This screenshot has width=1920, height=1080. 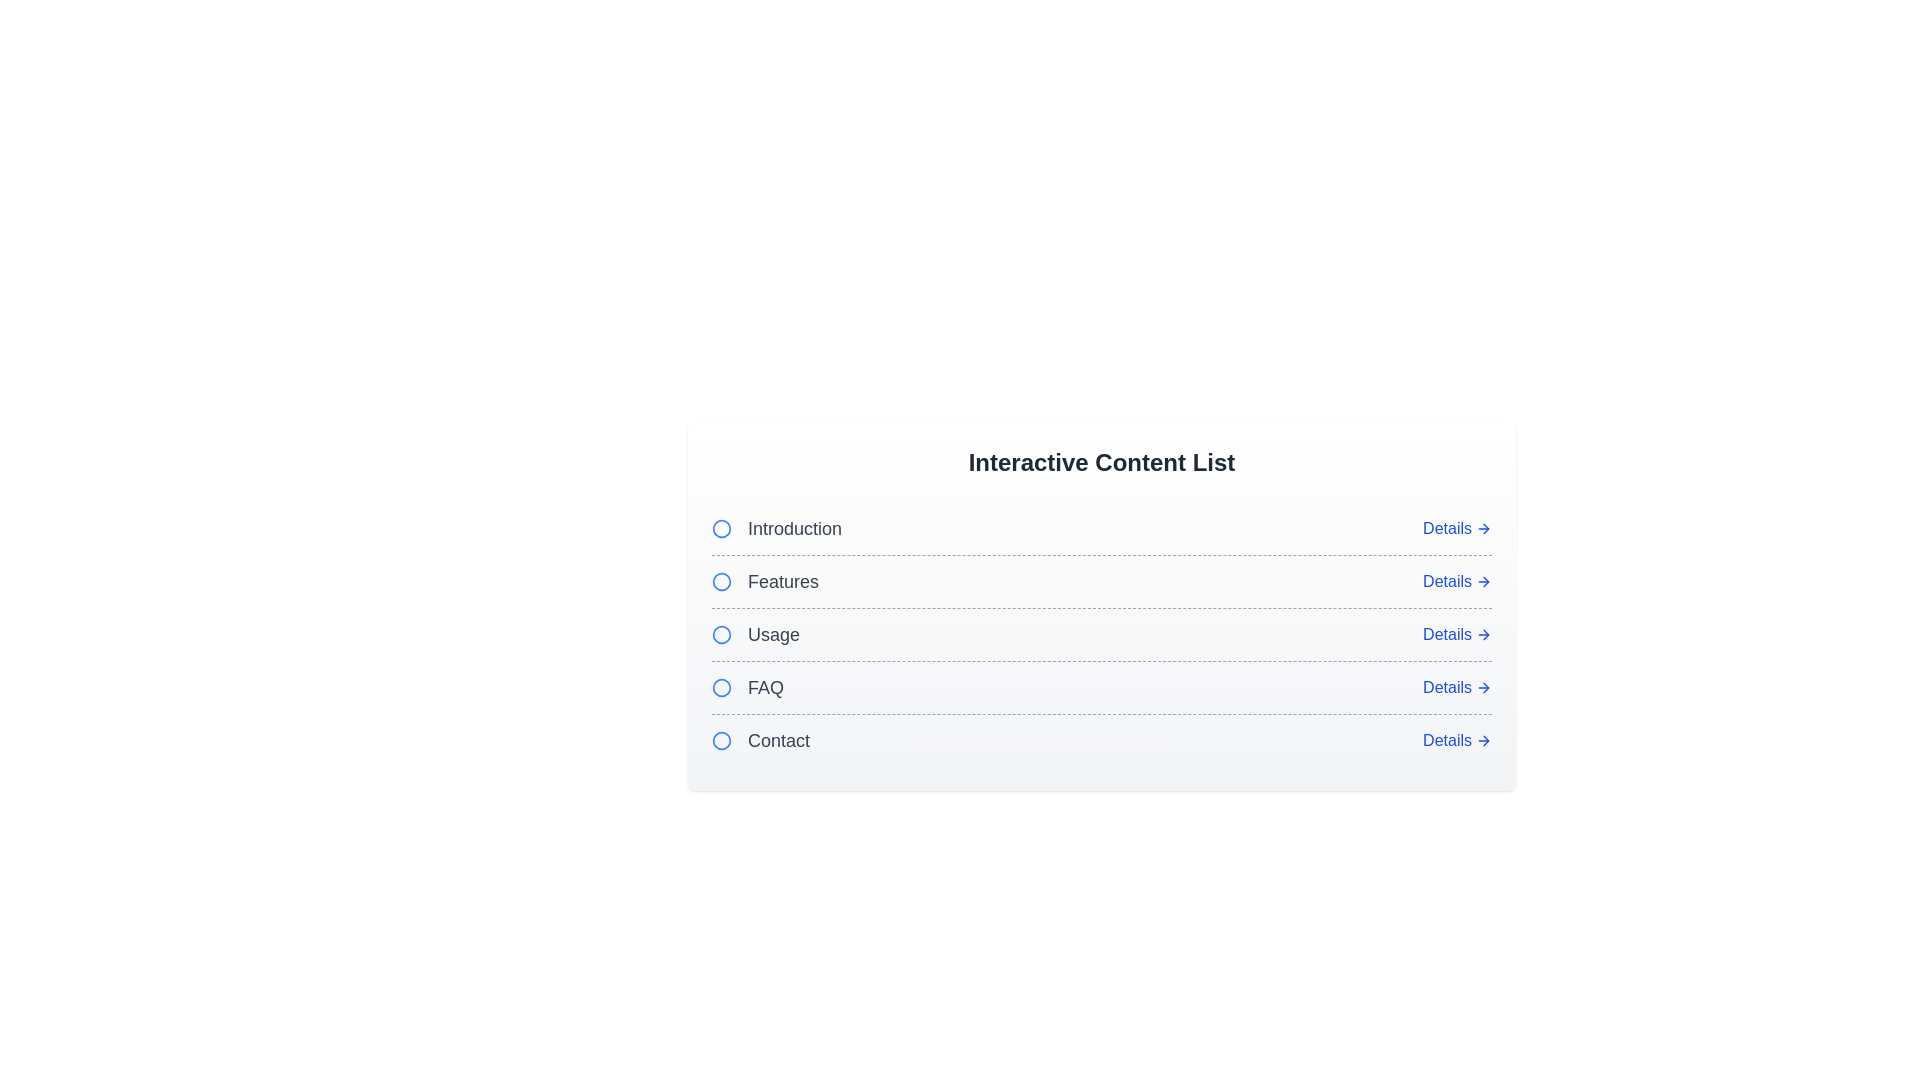 I want to click on the triangular tip of the rightward-pointing arrow icon located to the right of the 'Details' label in the third row of the vertically listed menu, so click(x=1486, y=635).